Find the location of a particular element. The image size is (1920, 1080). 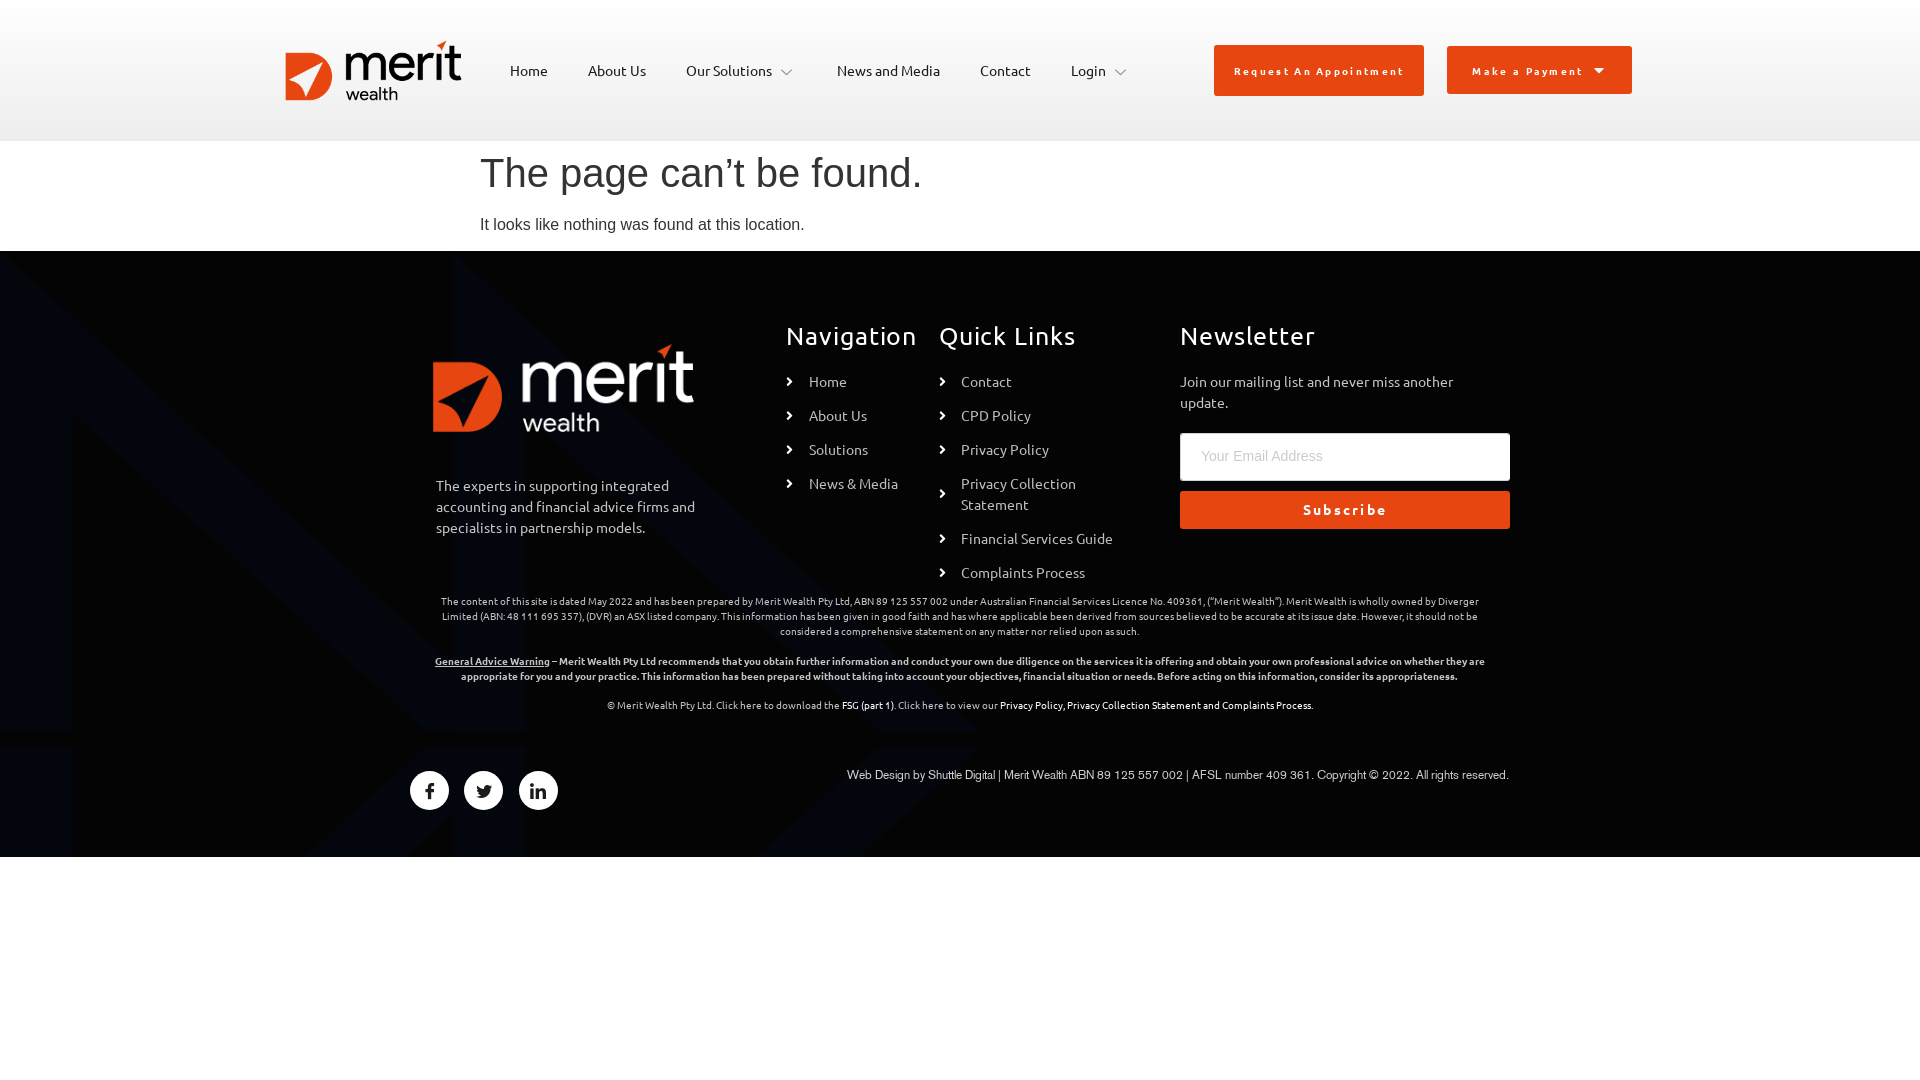

'Make a Payment' is located at coordinates (1449, 68).